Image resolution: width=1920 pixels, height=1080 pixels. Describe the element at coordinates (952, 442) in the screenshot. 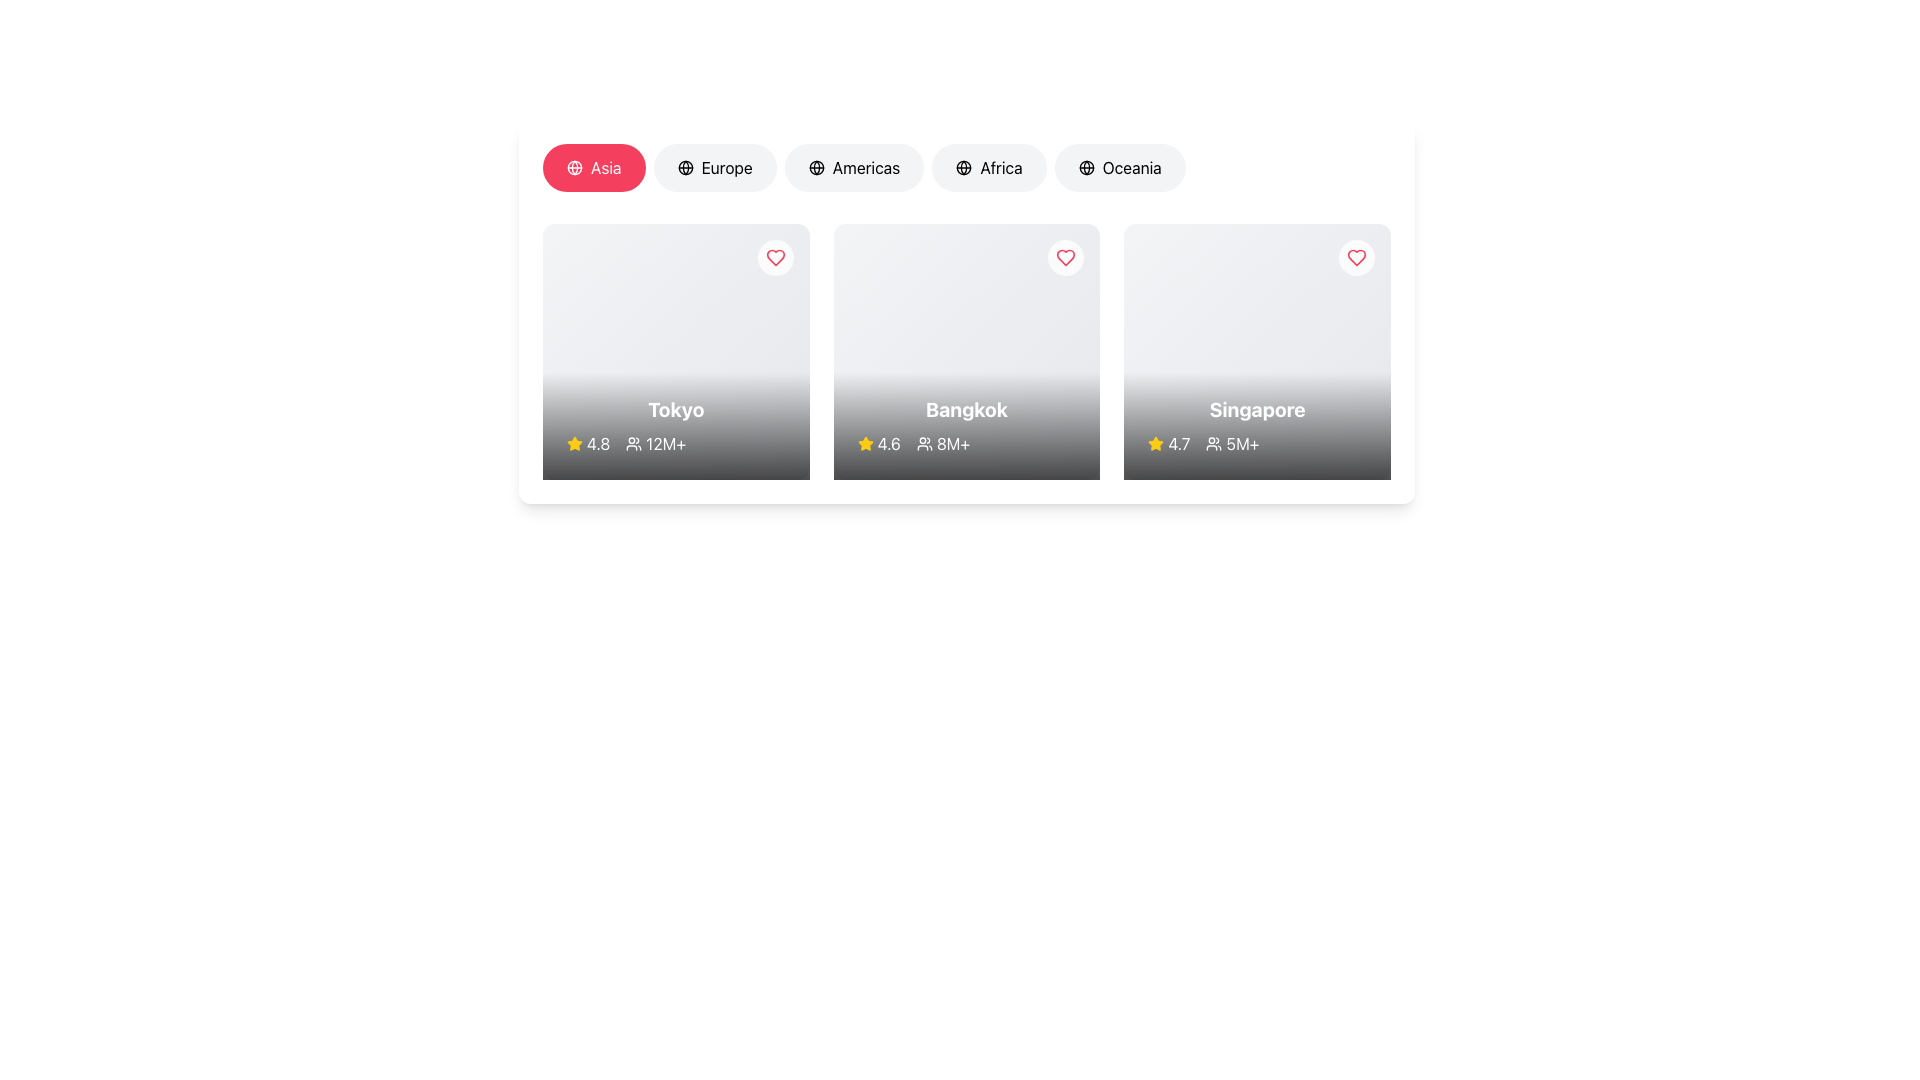

I see `the text label displaying '8M+' which is styled with white text on a gray background, located within a statistical data grouping to the right of a people icon in the third card of location details` at that location.